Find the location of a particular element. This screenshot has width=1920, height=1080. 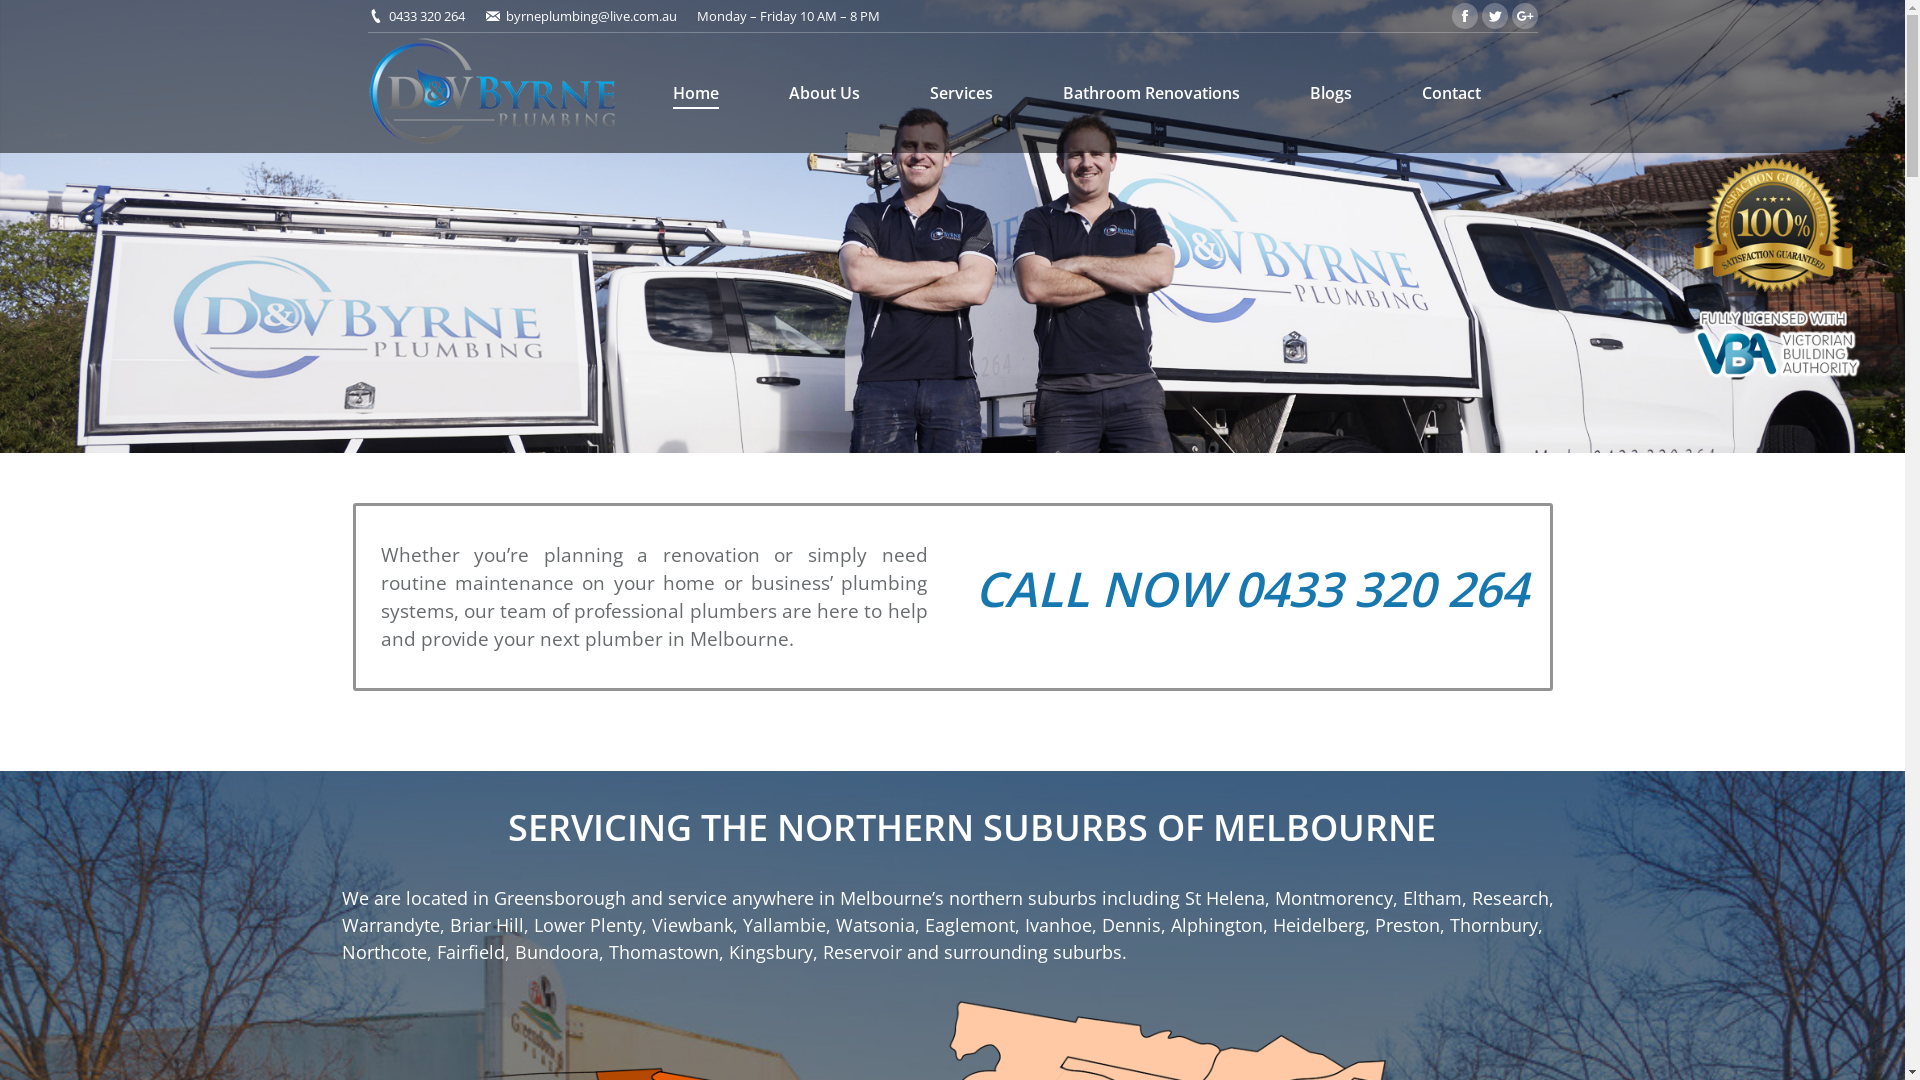

'Facebook' is located at coordinates (1451, 15).